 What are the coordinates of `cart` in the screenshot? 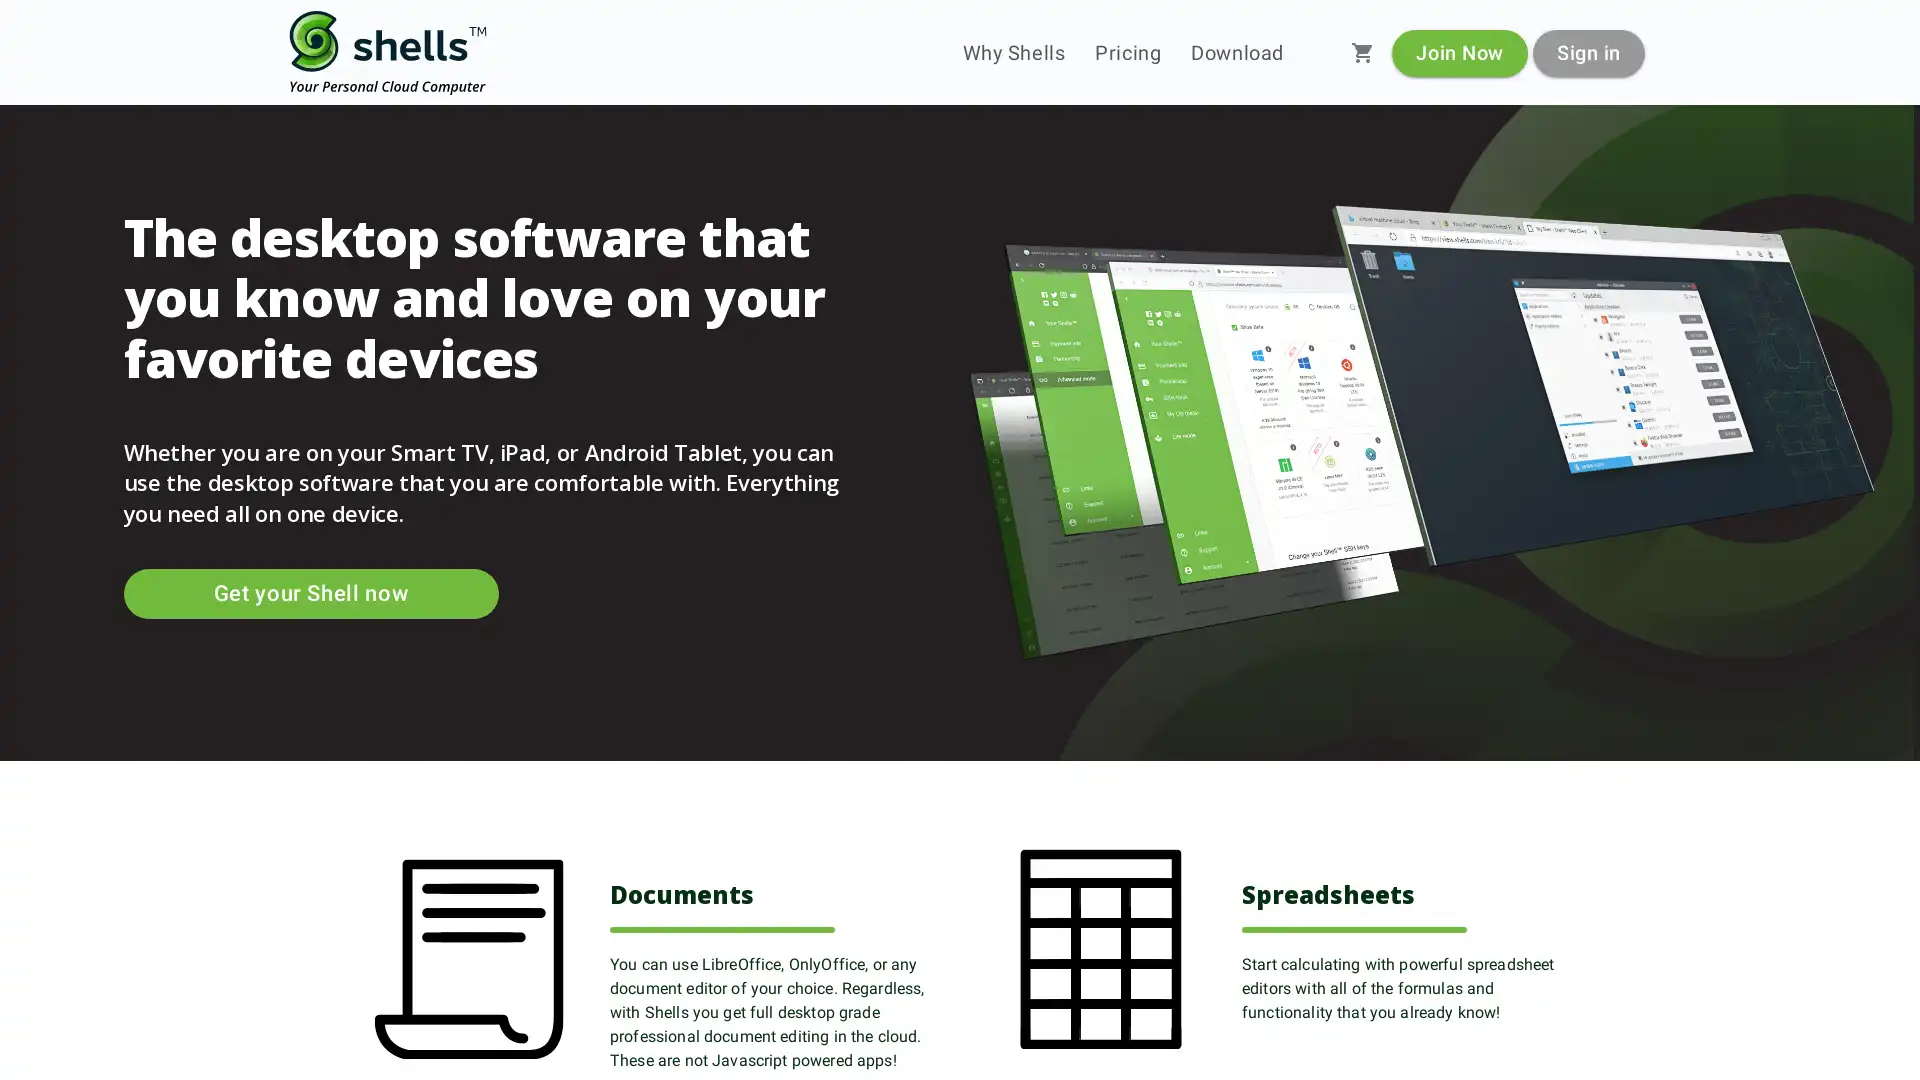 It's located at (1362, 52).